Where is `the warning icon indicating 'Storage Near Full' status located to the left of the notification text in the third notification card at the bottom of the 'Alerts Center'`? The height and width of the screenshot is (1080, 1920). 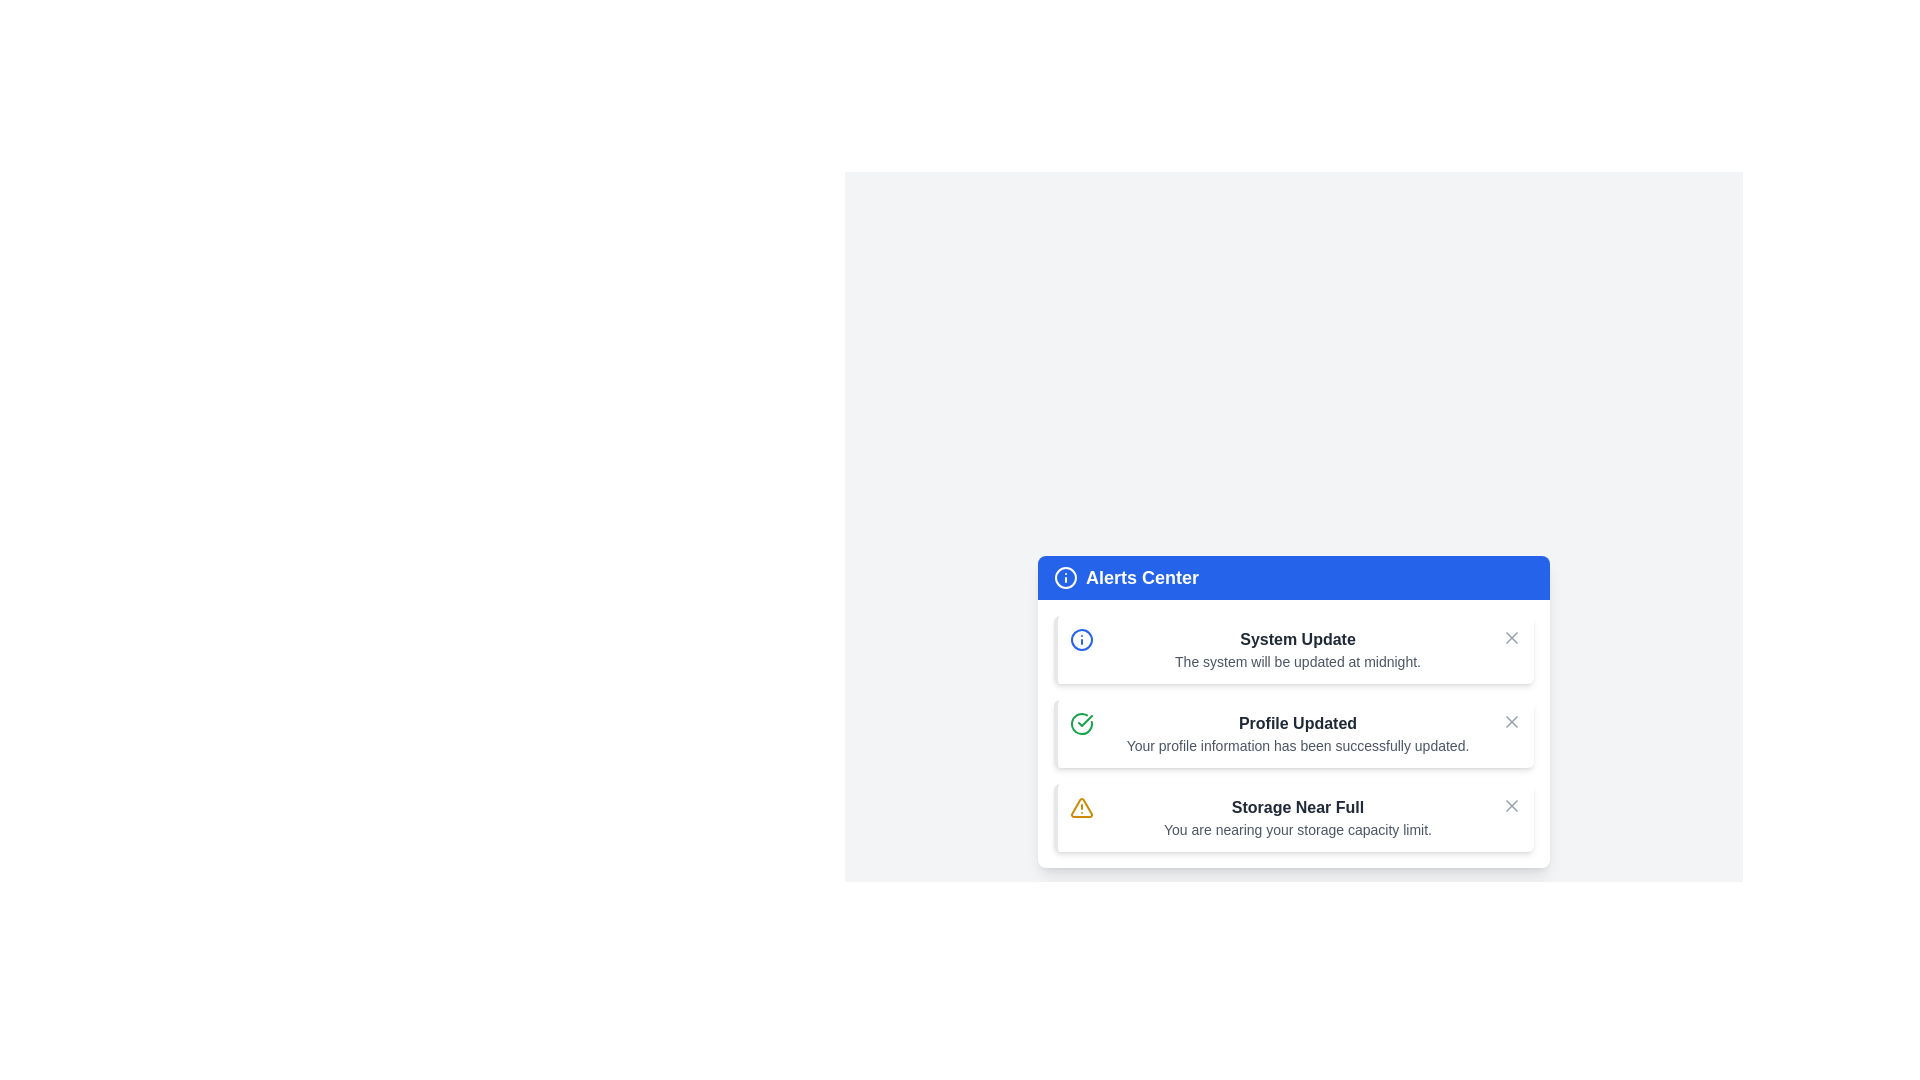 the warning icon indicating 'Storage Near Full' status located to the left of the notification text in the third notification card at the bottom of the 'Alerts Center' is located at coordinates (1080, 806).